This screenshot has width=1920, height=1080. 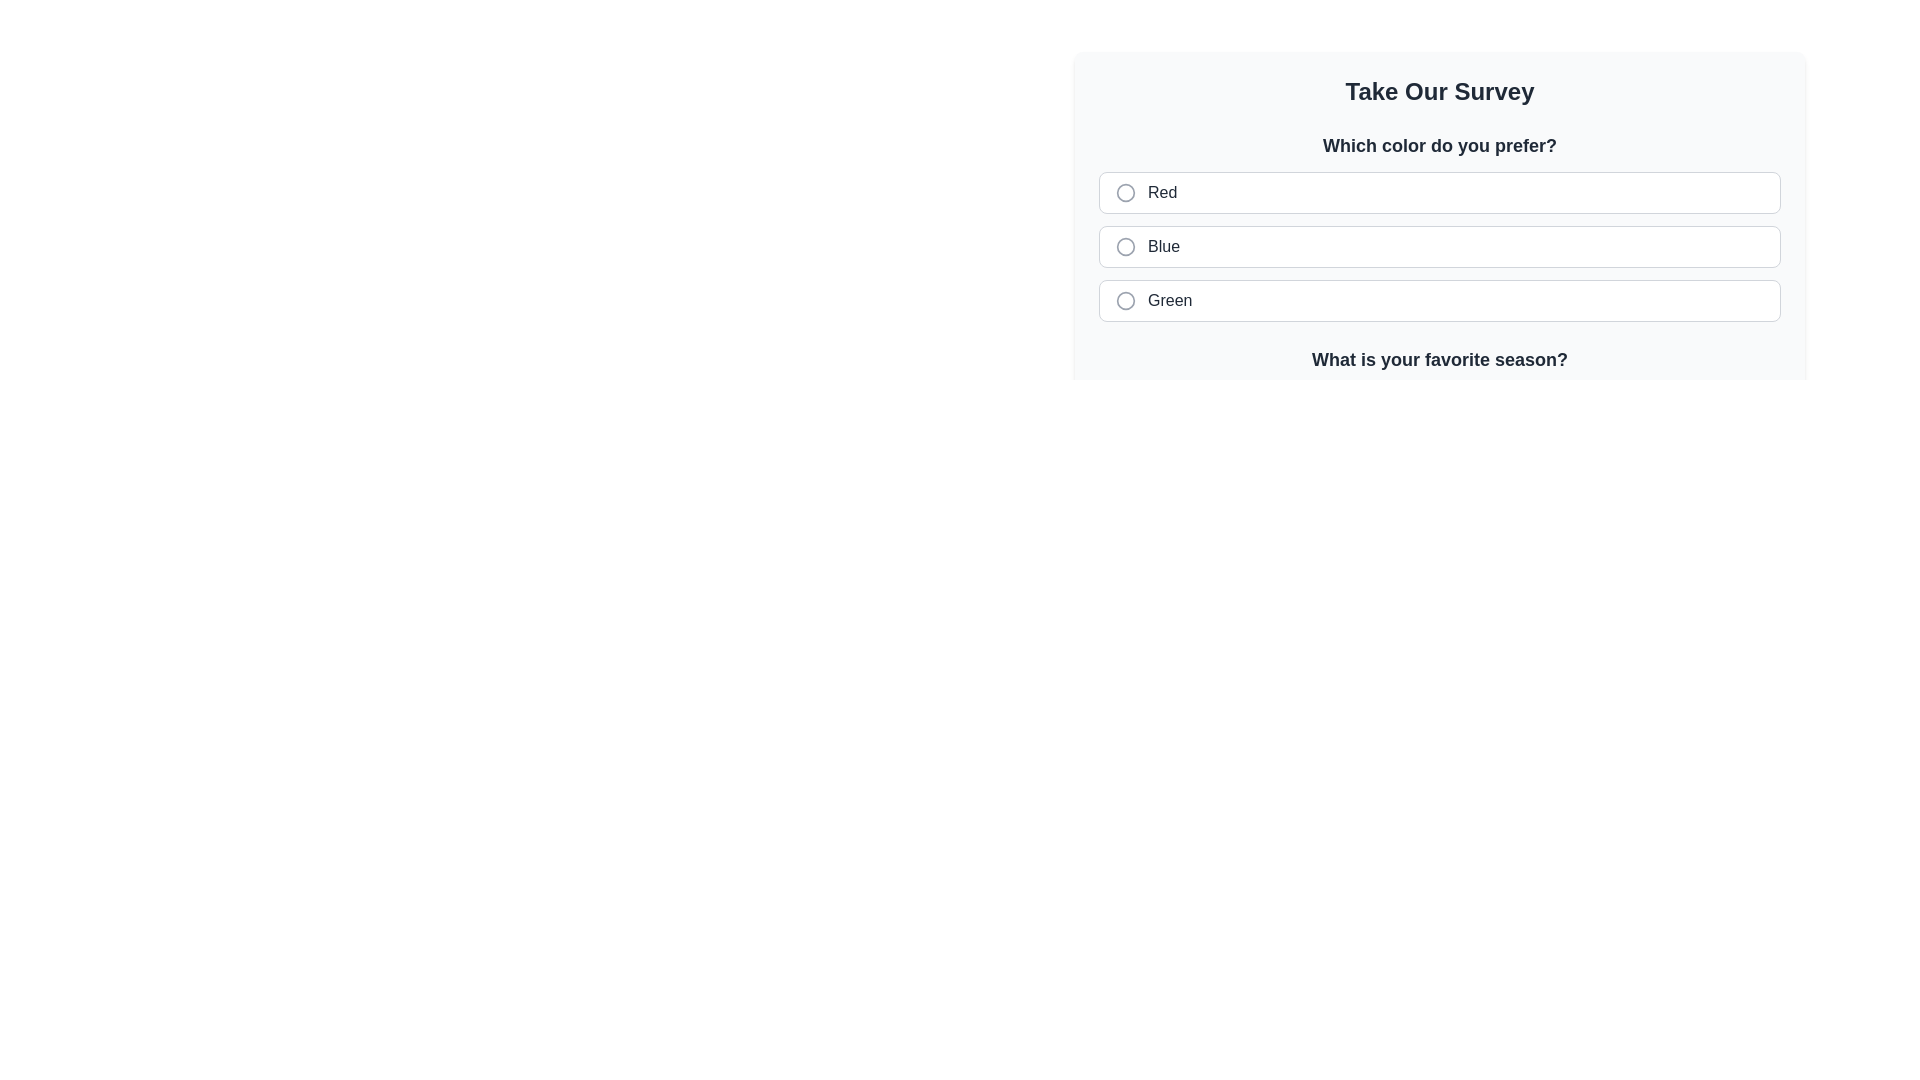 What do you see at coordinates (1440, 92) in the screenshot?
I see `text of the title element located at the top-center of the survey section, which introduces the context or purpose of the content` at bounding box center [1440, 92].